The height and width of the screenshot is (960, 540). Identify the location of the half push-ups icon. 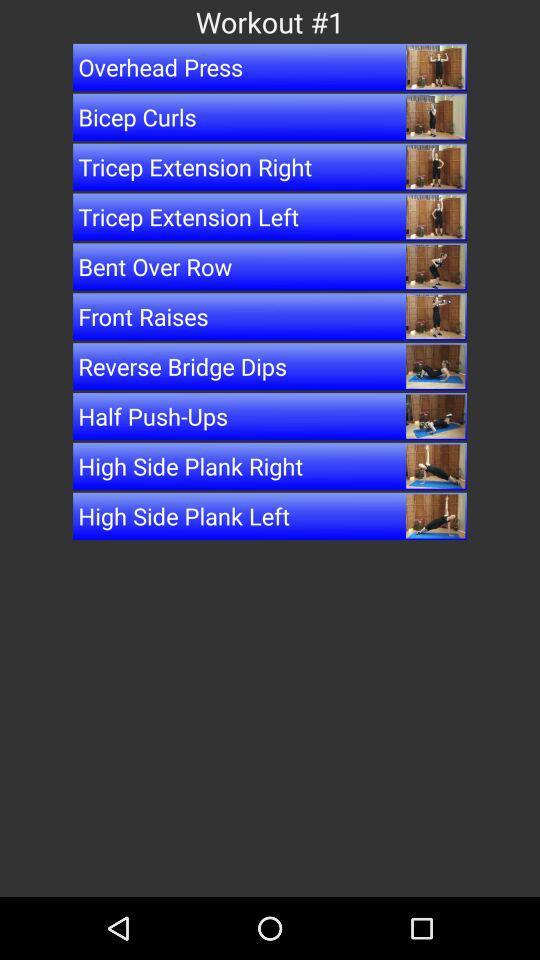
(270, 415).